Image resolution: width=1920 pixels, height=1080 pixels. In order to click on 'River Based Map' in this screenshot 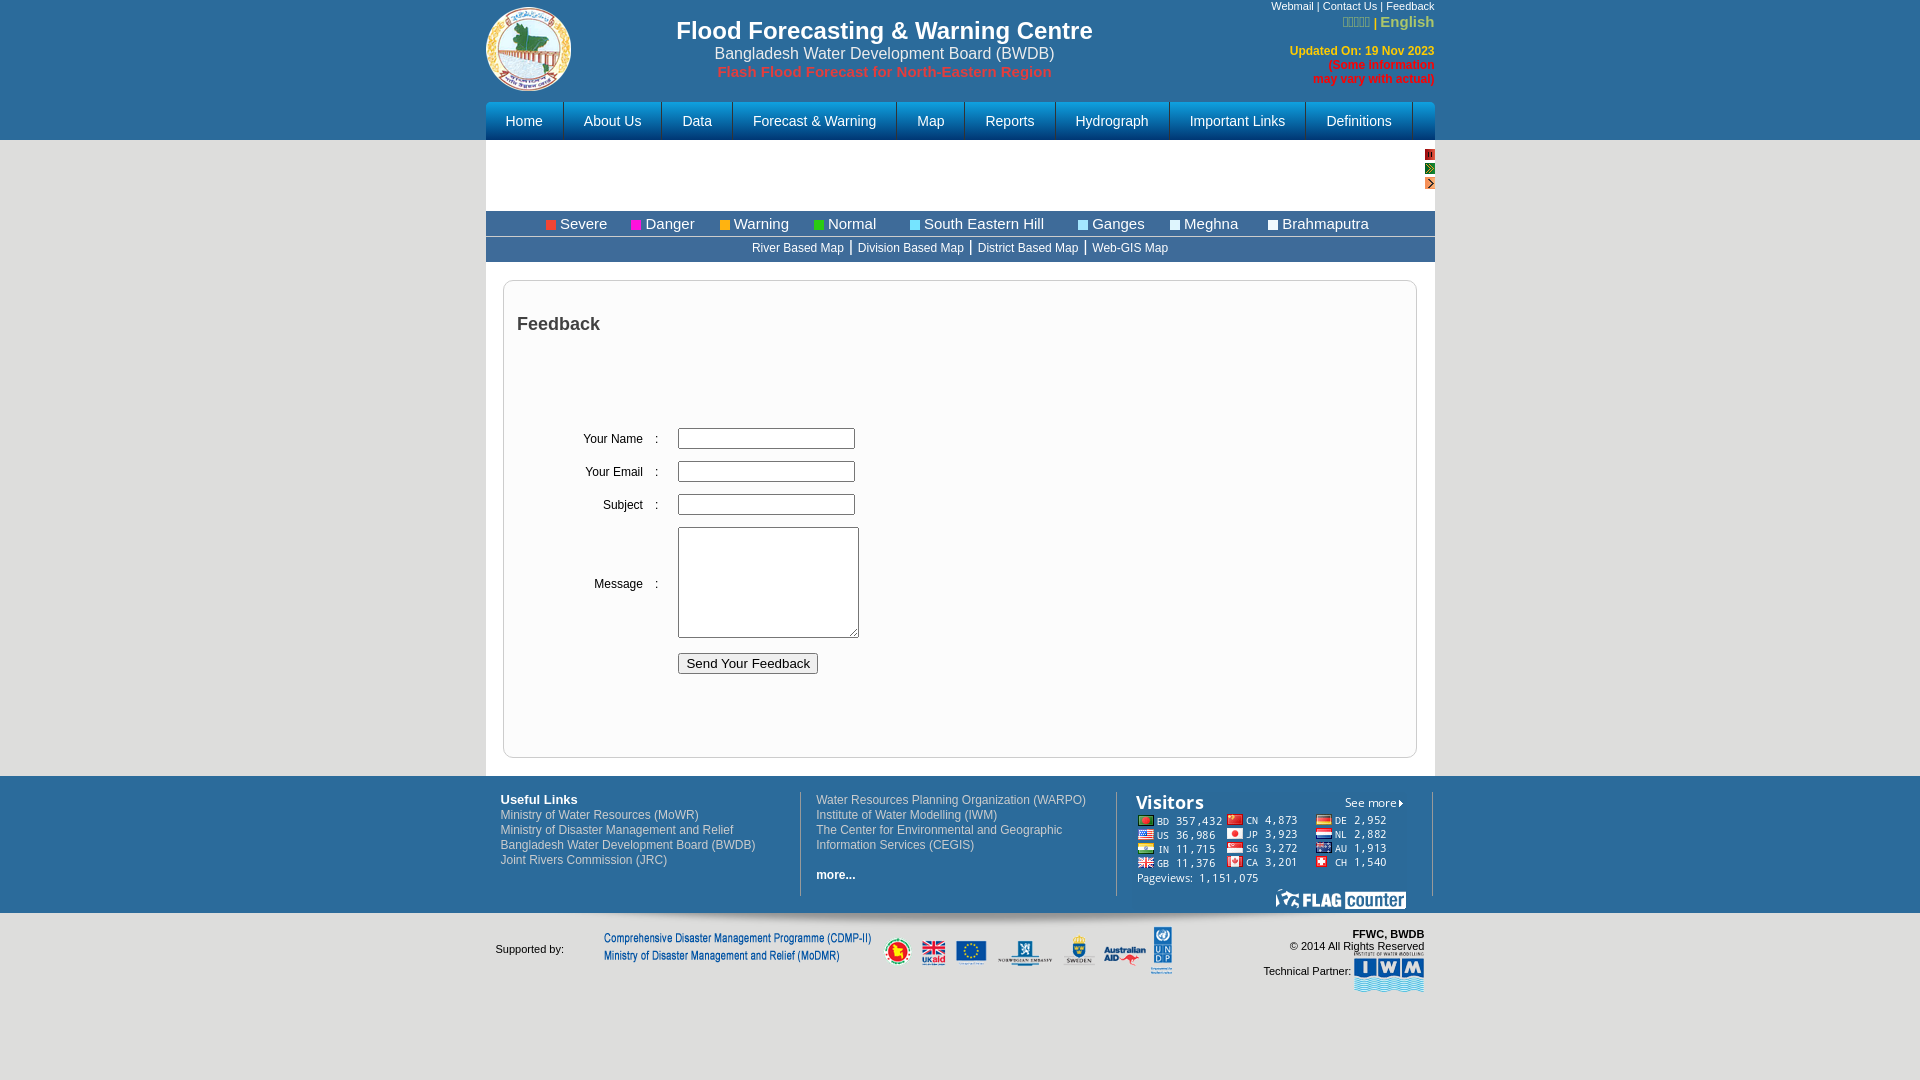, I will do `click(796, 246)`.